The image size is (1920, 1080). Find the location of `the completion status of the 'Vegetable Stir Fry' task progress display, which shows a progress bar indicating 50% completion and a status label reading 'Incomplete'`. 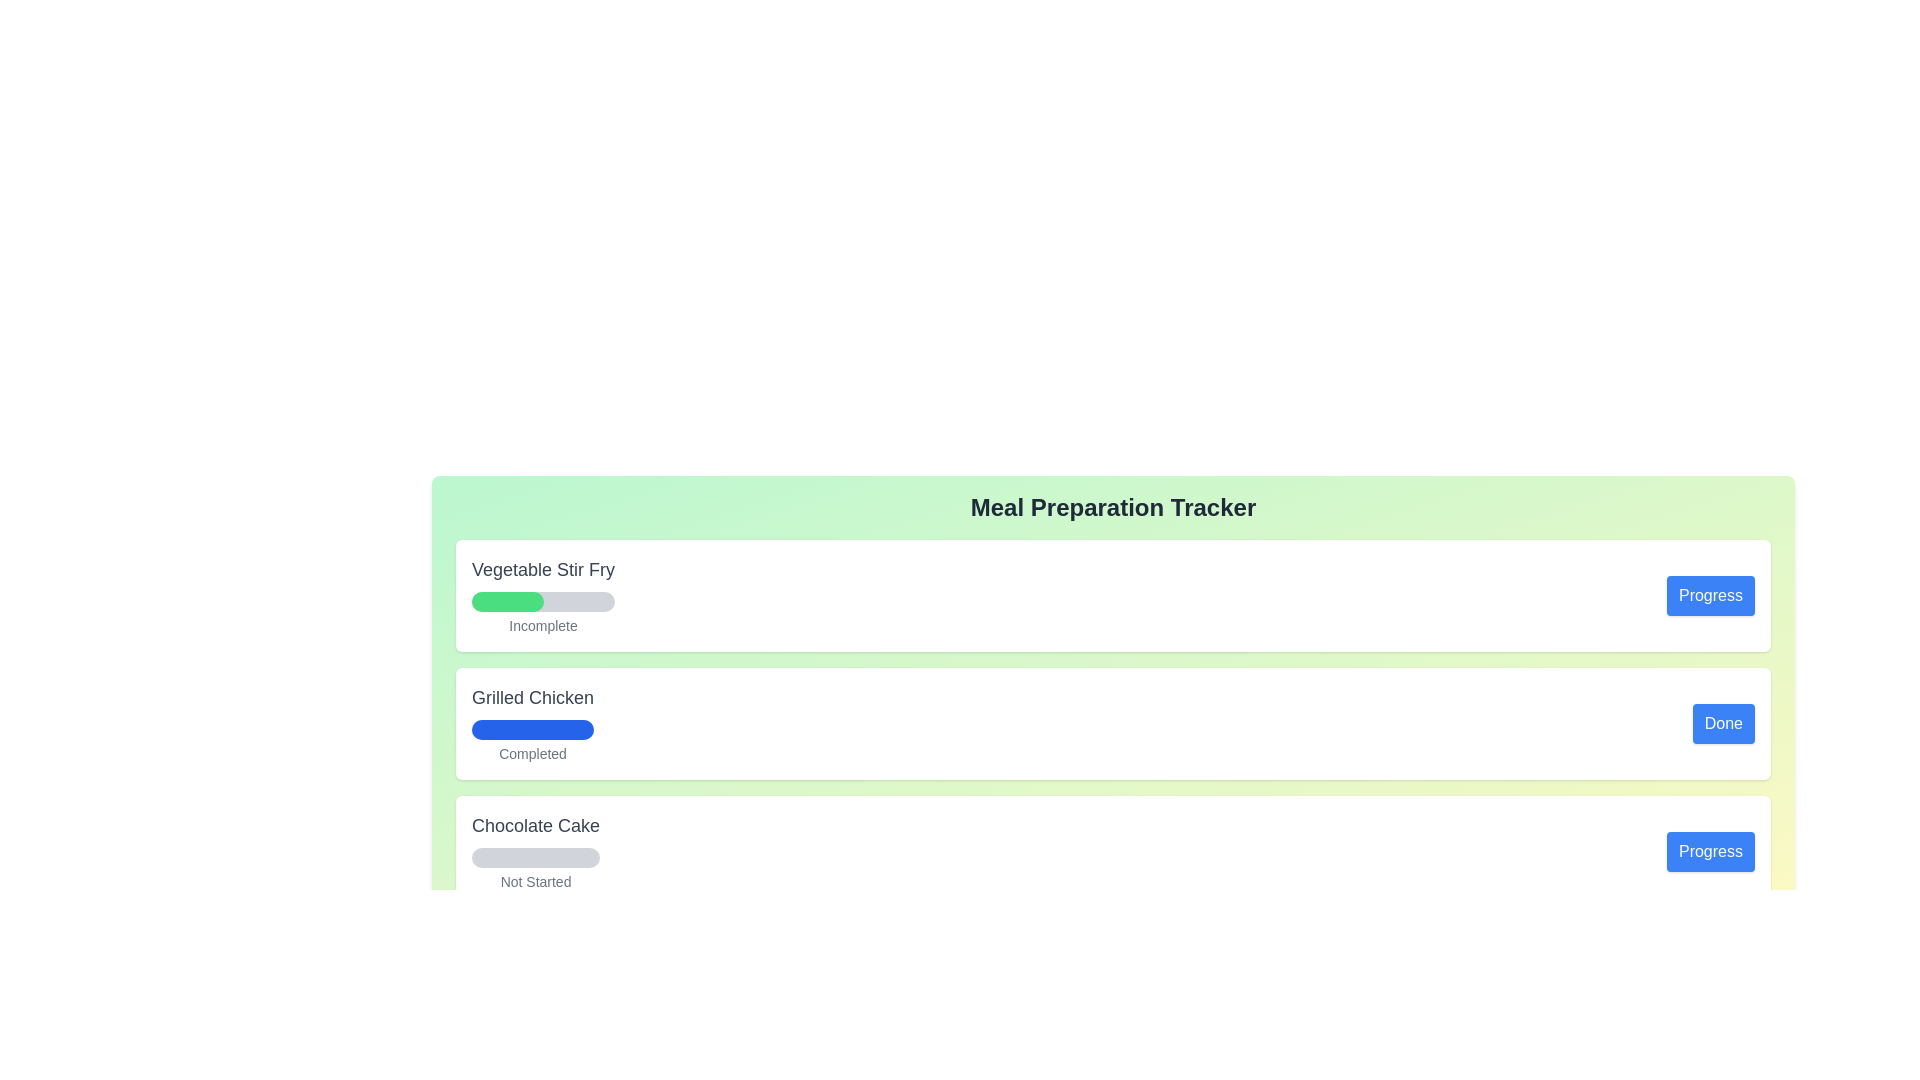

the completion status of the 'Vegetable Stir Fry' task progress display, which shows a progress bar indicating 50% completion and a status label reading 'Incomplete' is located at coordinates (543, 595).